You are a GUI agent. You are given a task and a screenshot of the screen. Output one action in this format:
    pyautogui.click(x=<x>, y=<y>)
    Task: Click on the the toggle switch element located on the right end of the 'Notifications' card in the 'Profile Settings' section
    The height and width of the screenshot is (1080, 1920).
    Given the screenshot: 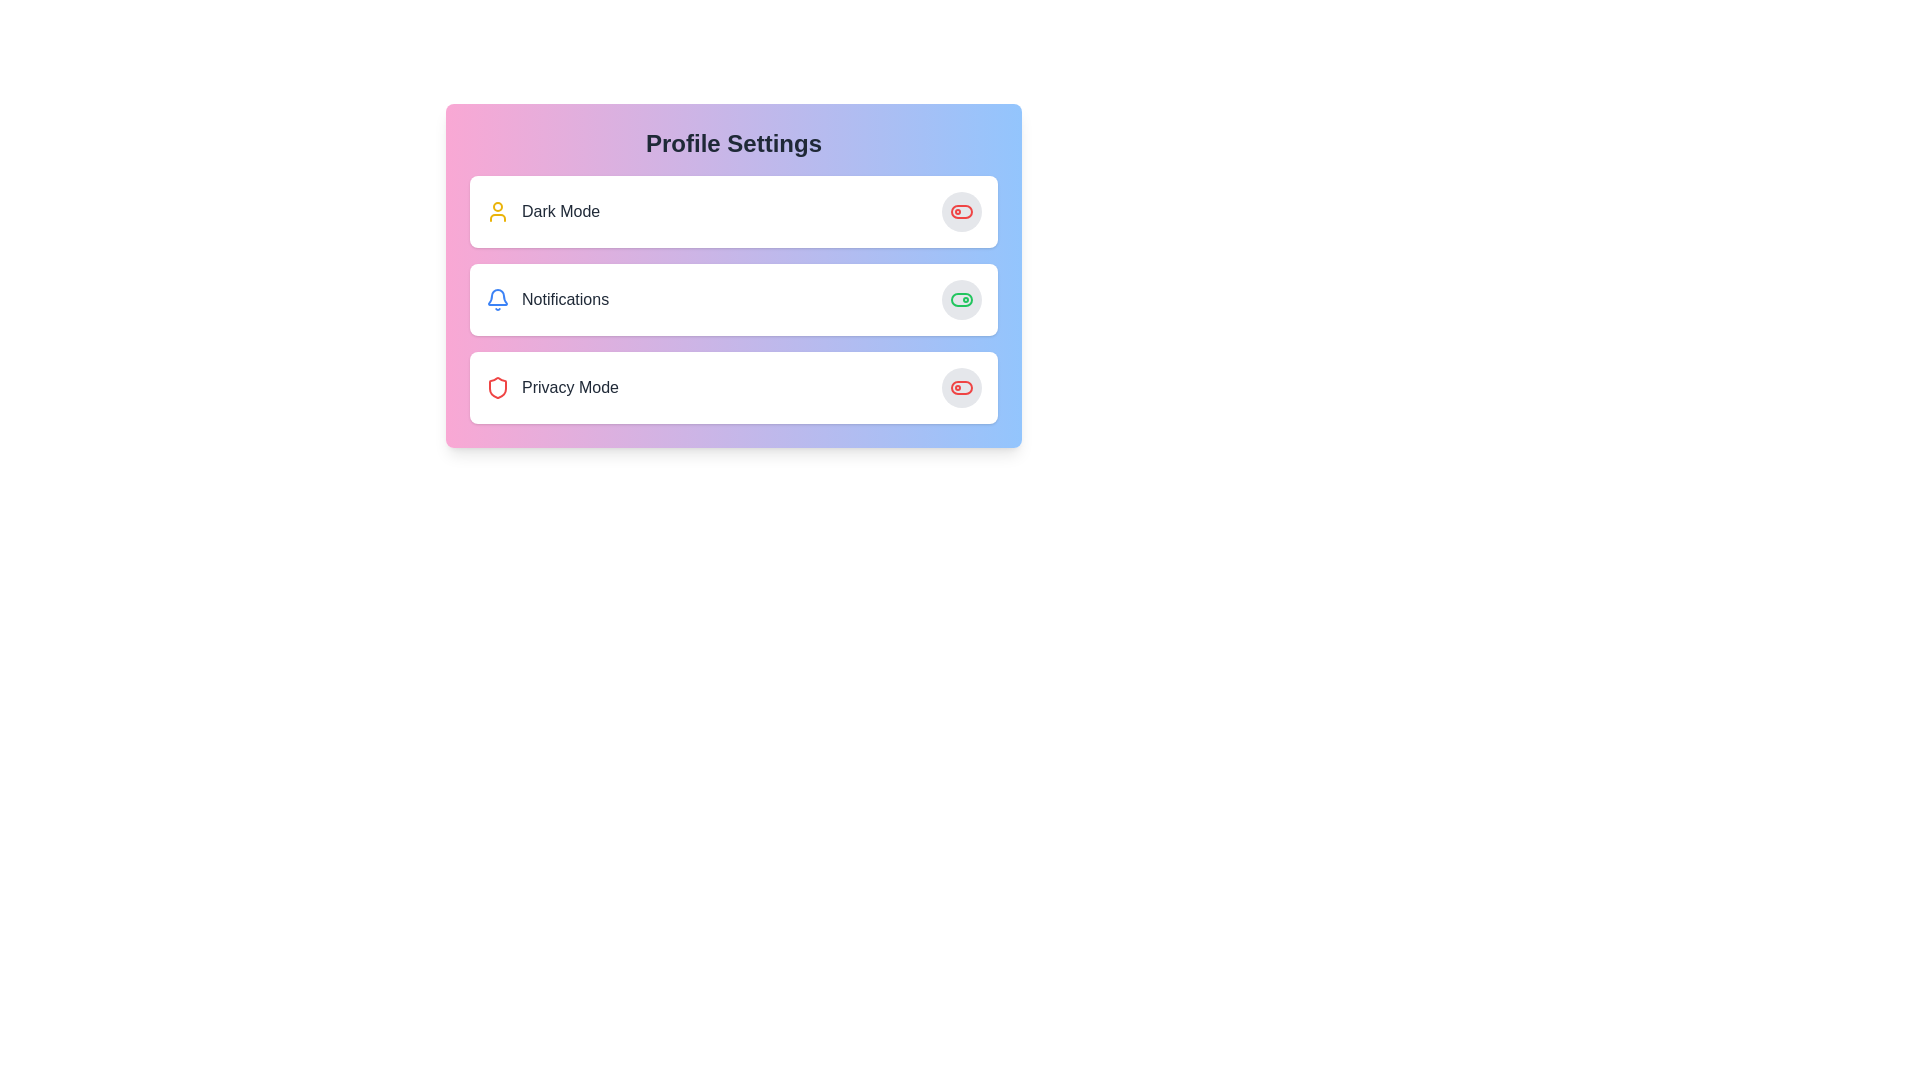 What is the action you would take?
    pyautogui.click(x=961, y=300)
    